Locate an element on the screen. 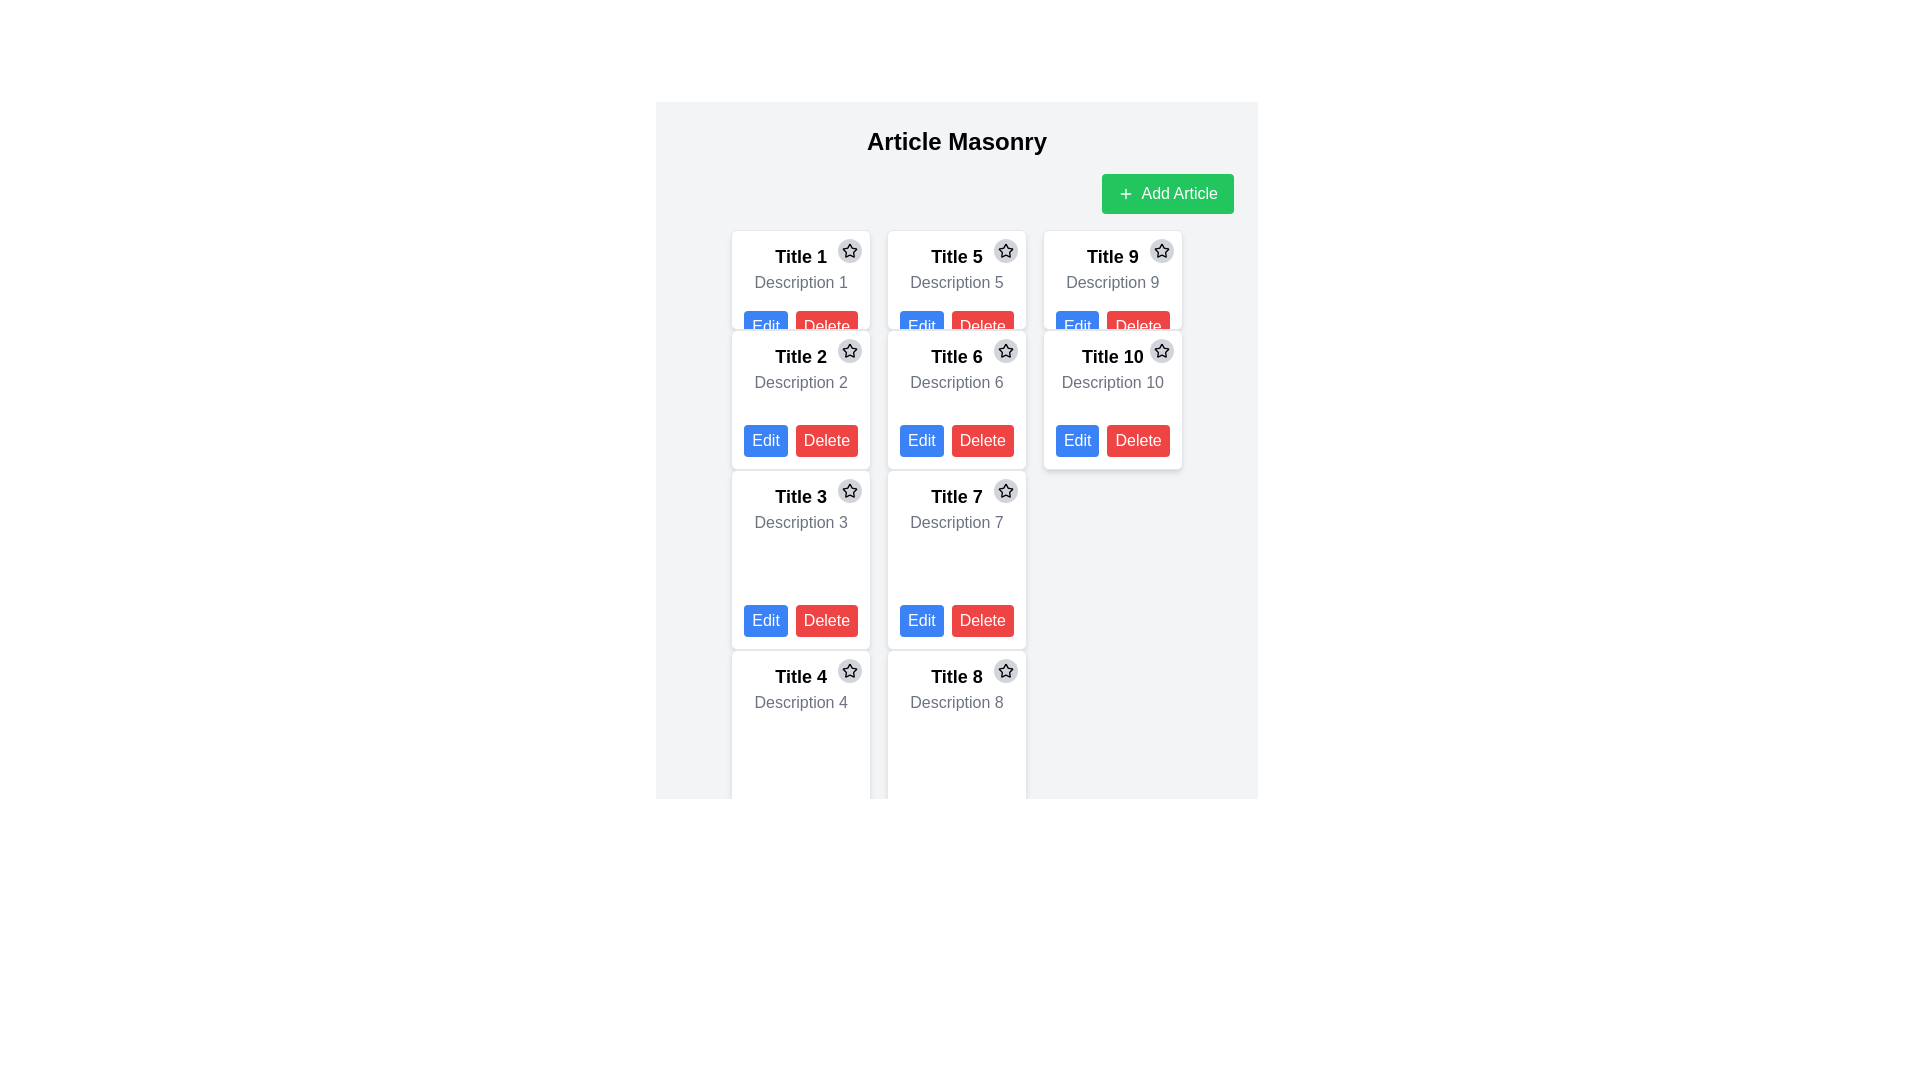 Image resolution: width=1920 pixels, height=1080 pixels. the star graphic icon located in the top-right corner of the card labeled 'Title 6, Description 6' is located at coordinates (1005, 349).